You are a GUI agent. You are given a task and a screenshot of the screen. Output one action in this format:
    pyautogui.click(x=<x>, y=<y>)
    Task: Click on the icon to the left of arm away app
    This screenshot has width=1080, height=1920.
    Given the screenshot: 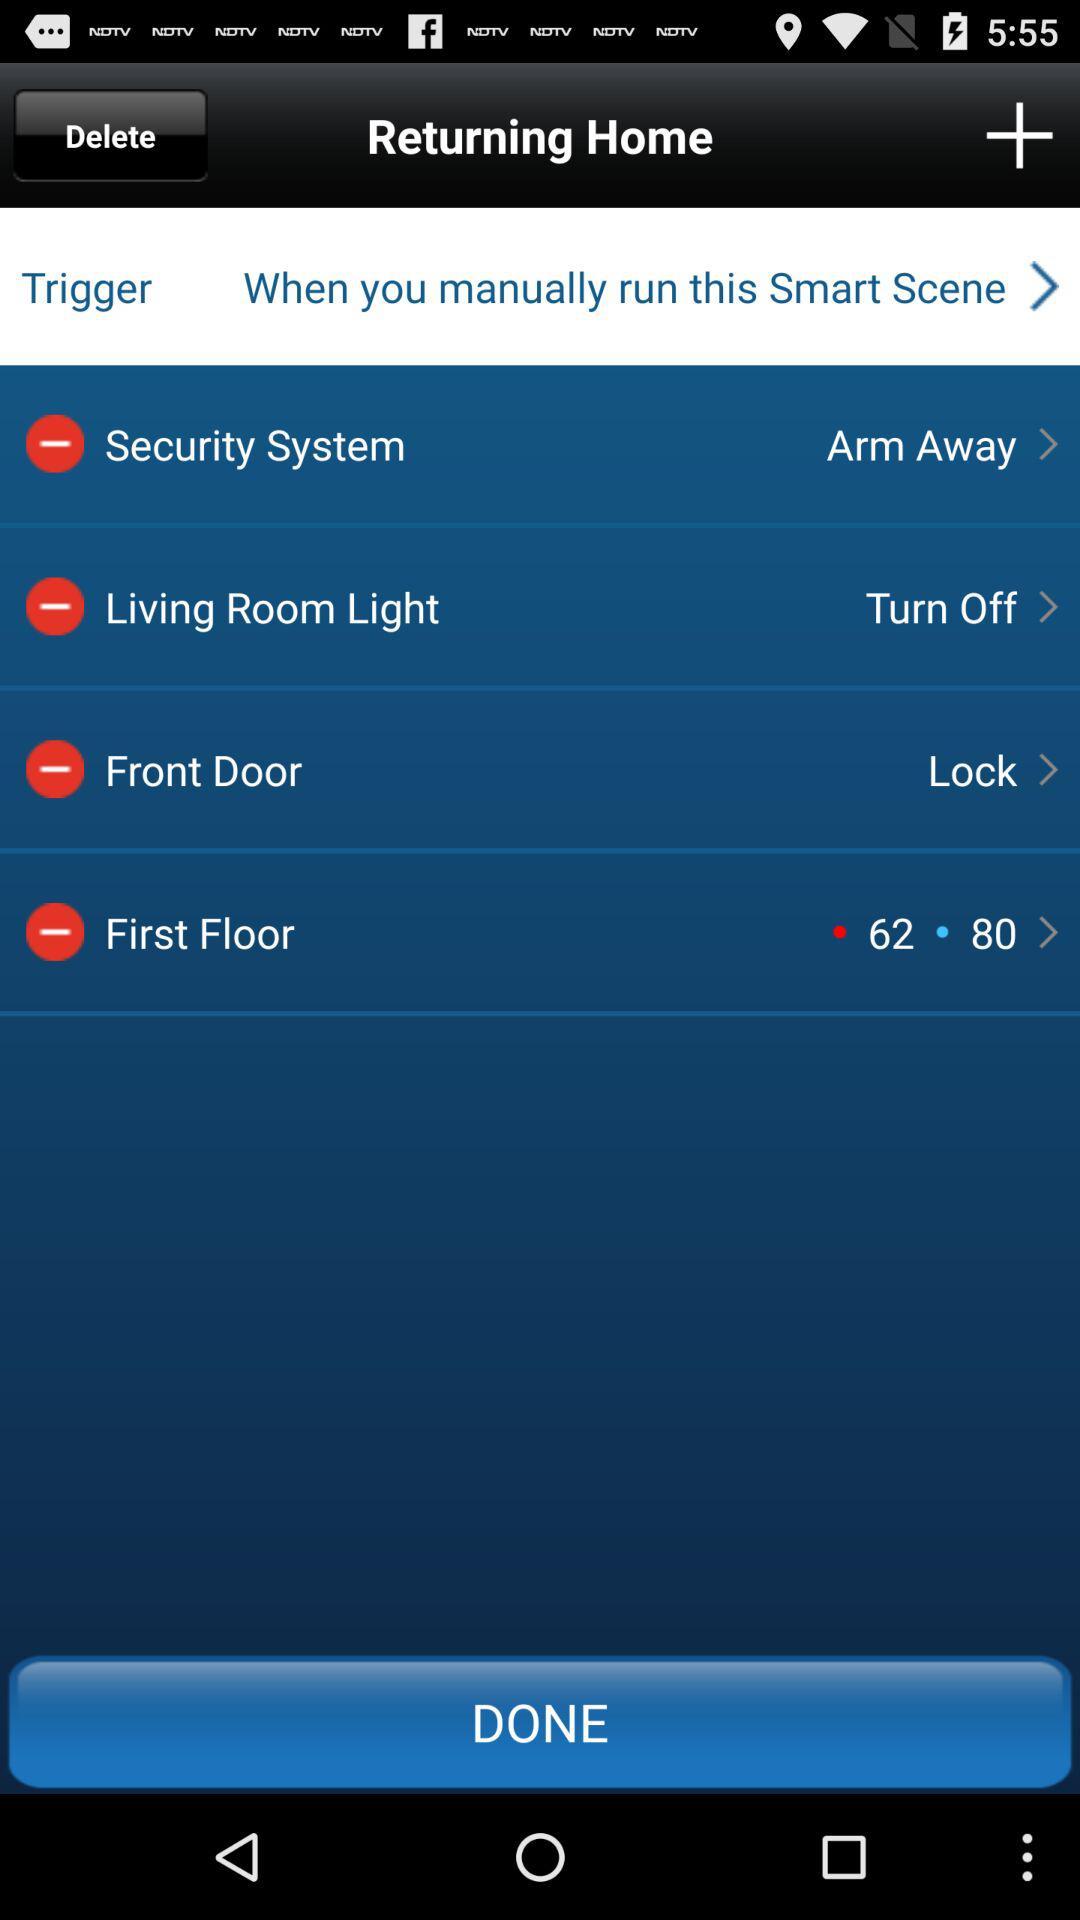 What is the action you would take?
    pyautogui.click(x=447, y=442)
    